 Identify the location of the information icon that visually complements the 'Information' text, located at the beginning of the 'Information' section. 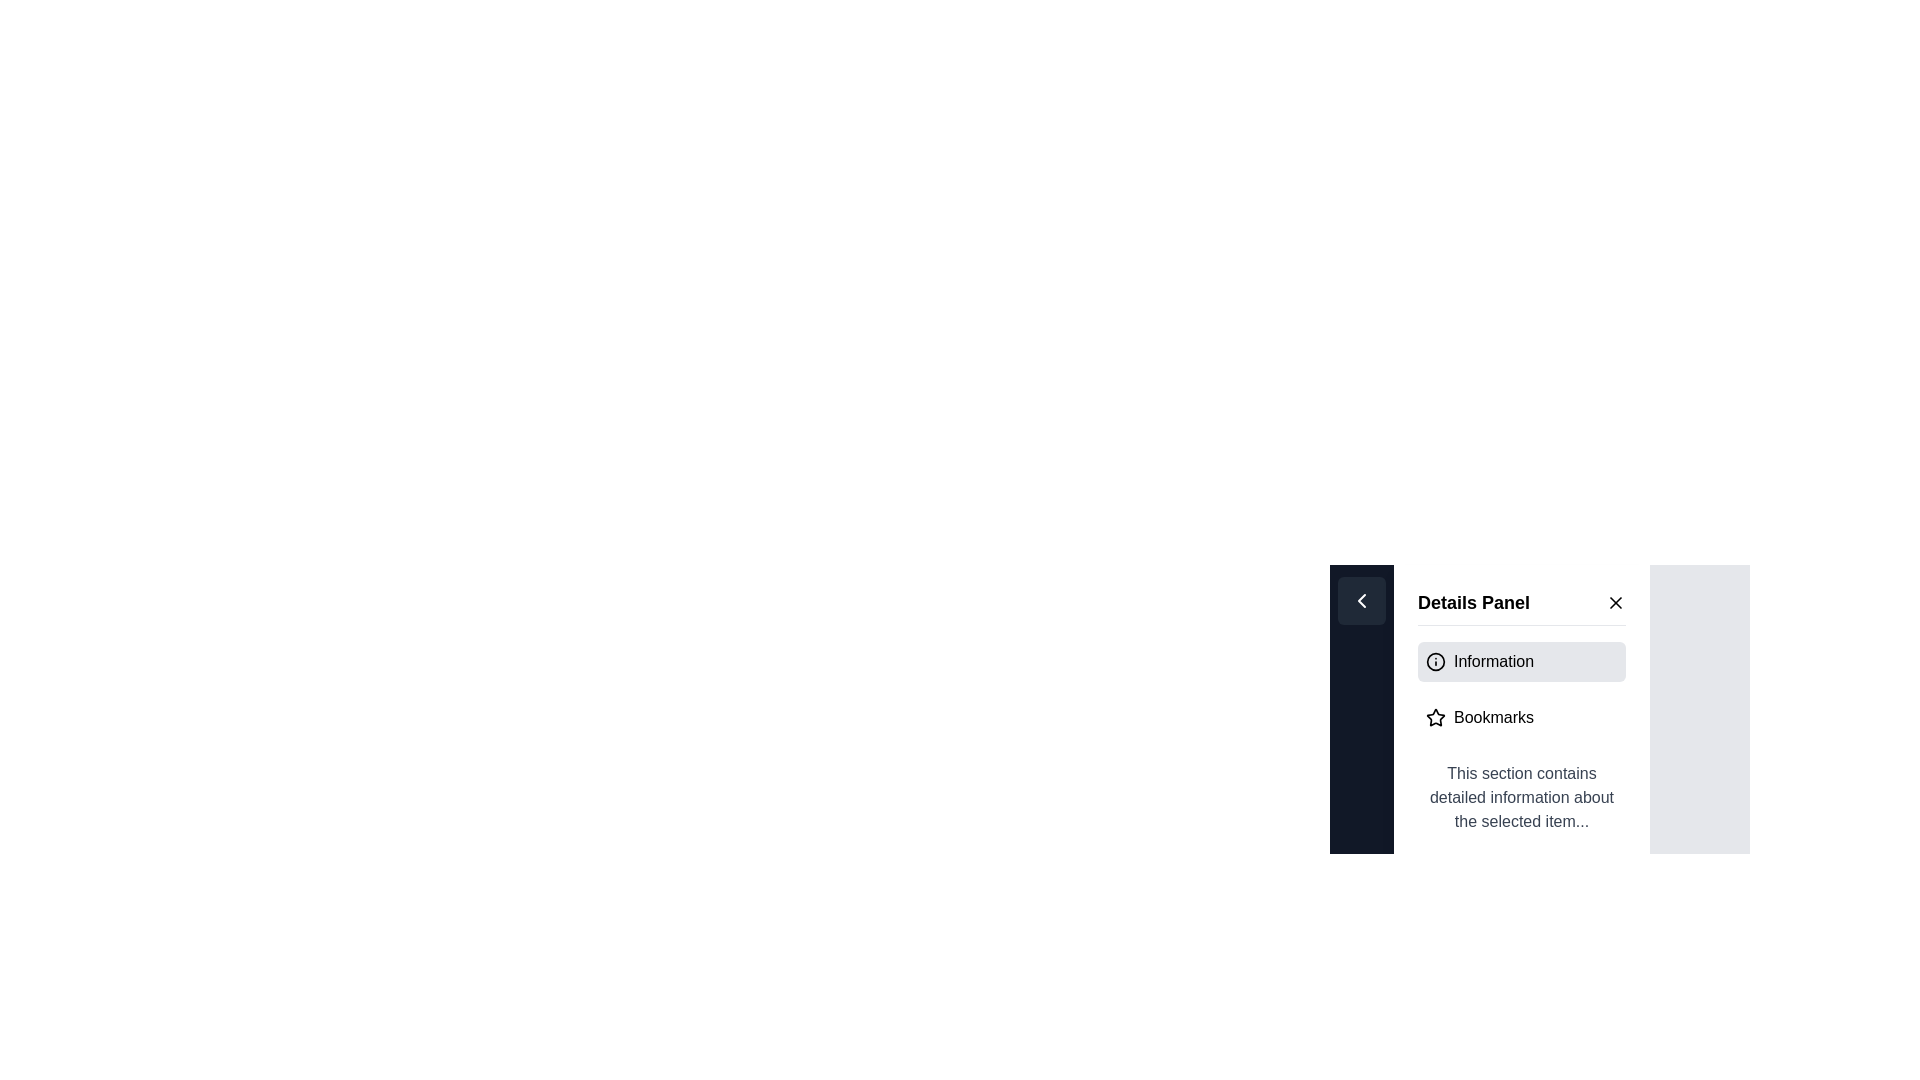
(1434, 662).